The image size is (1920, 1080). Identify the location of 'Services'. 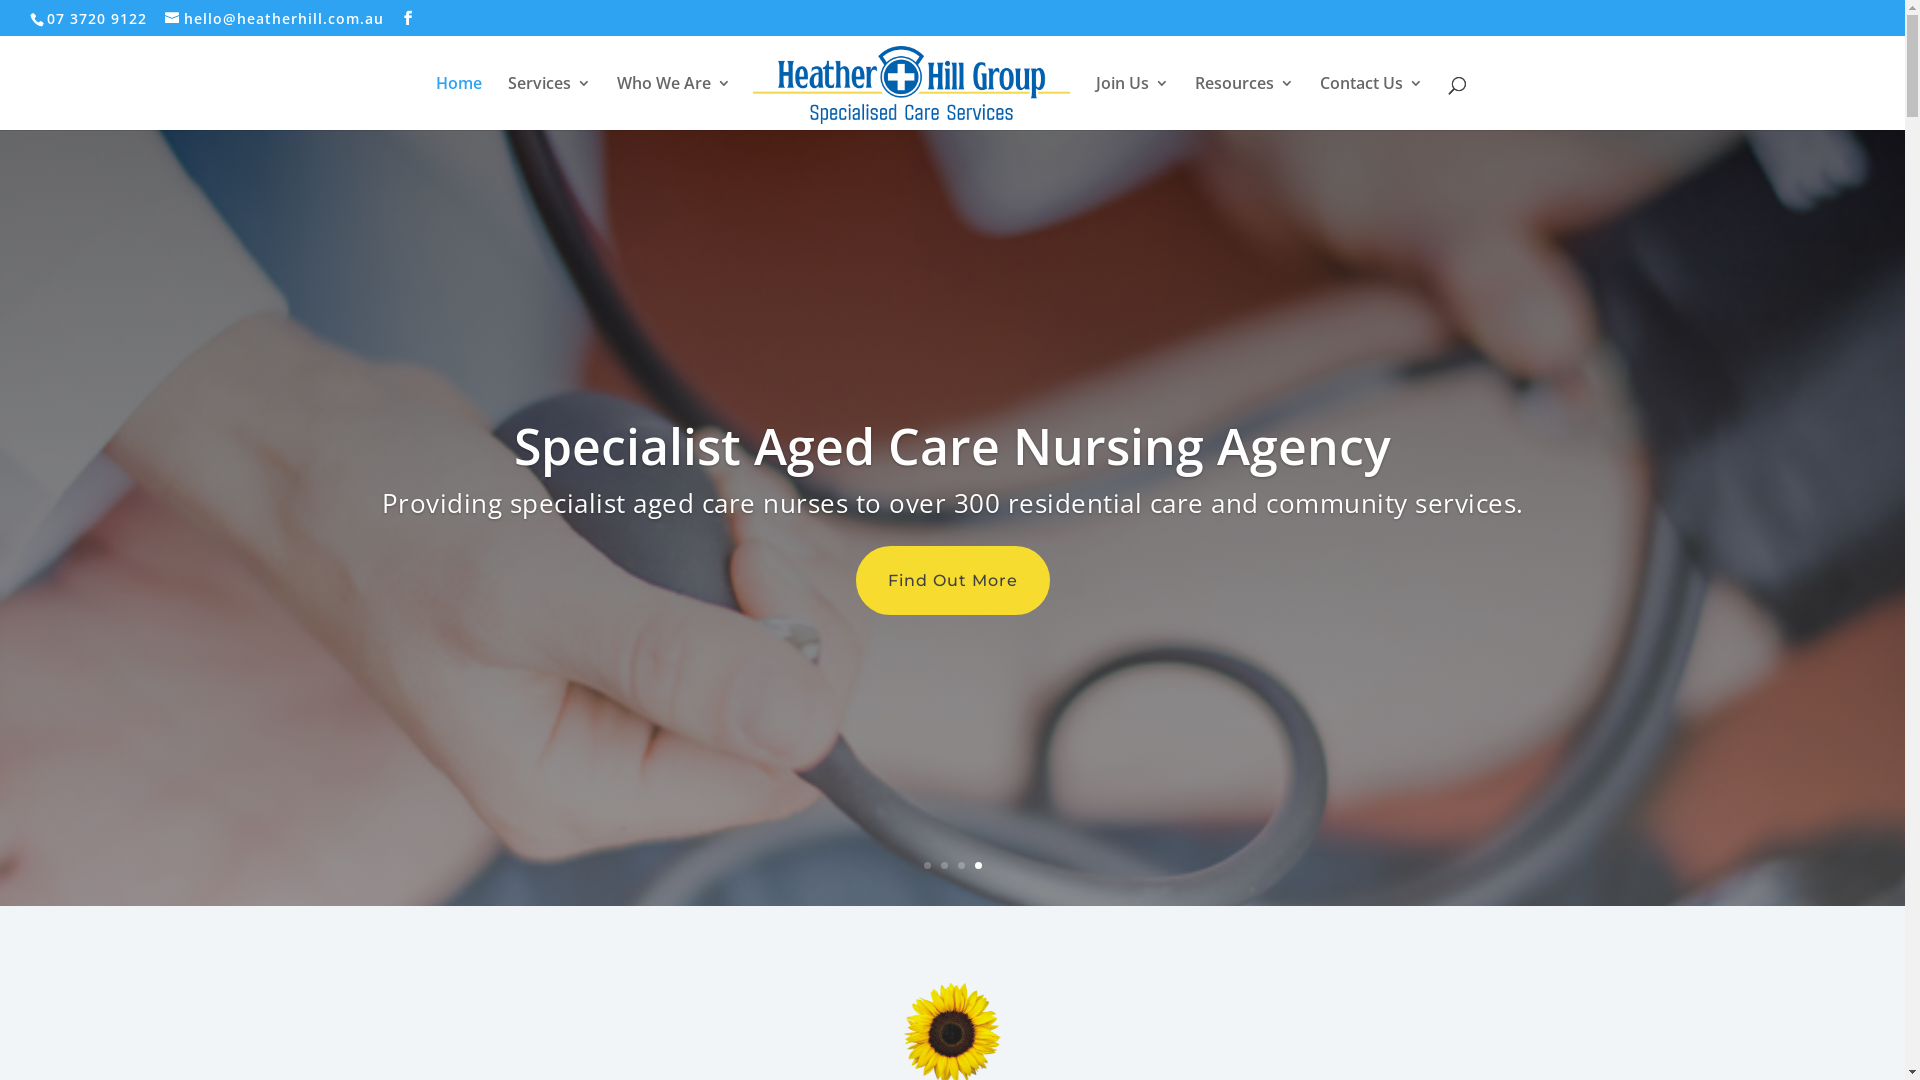
(549, 103).